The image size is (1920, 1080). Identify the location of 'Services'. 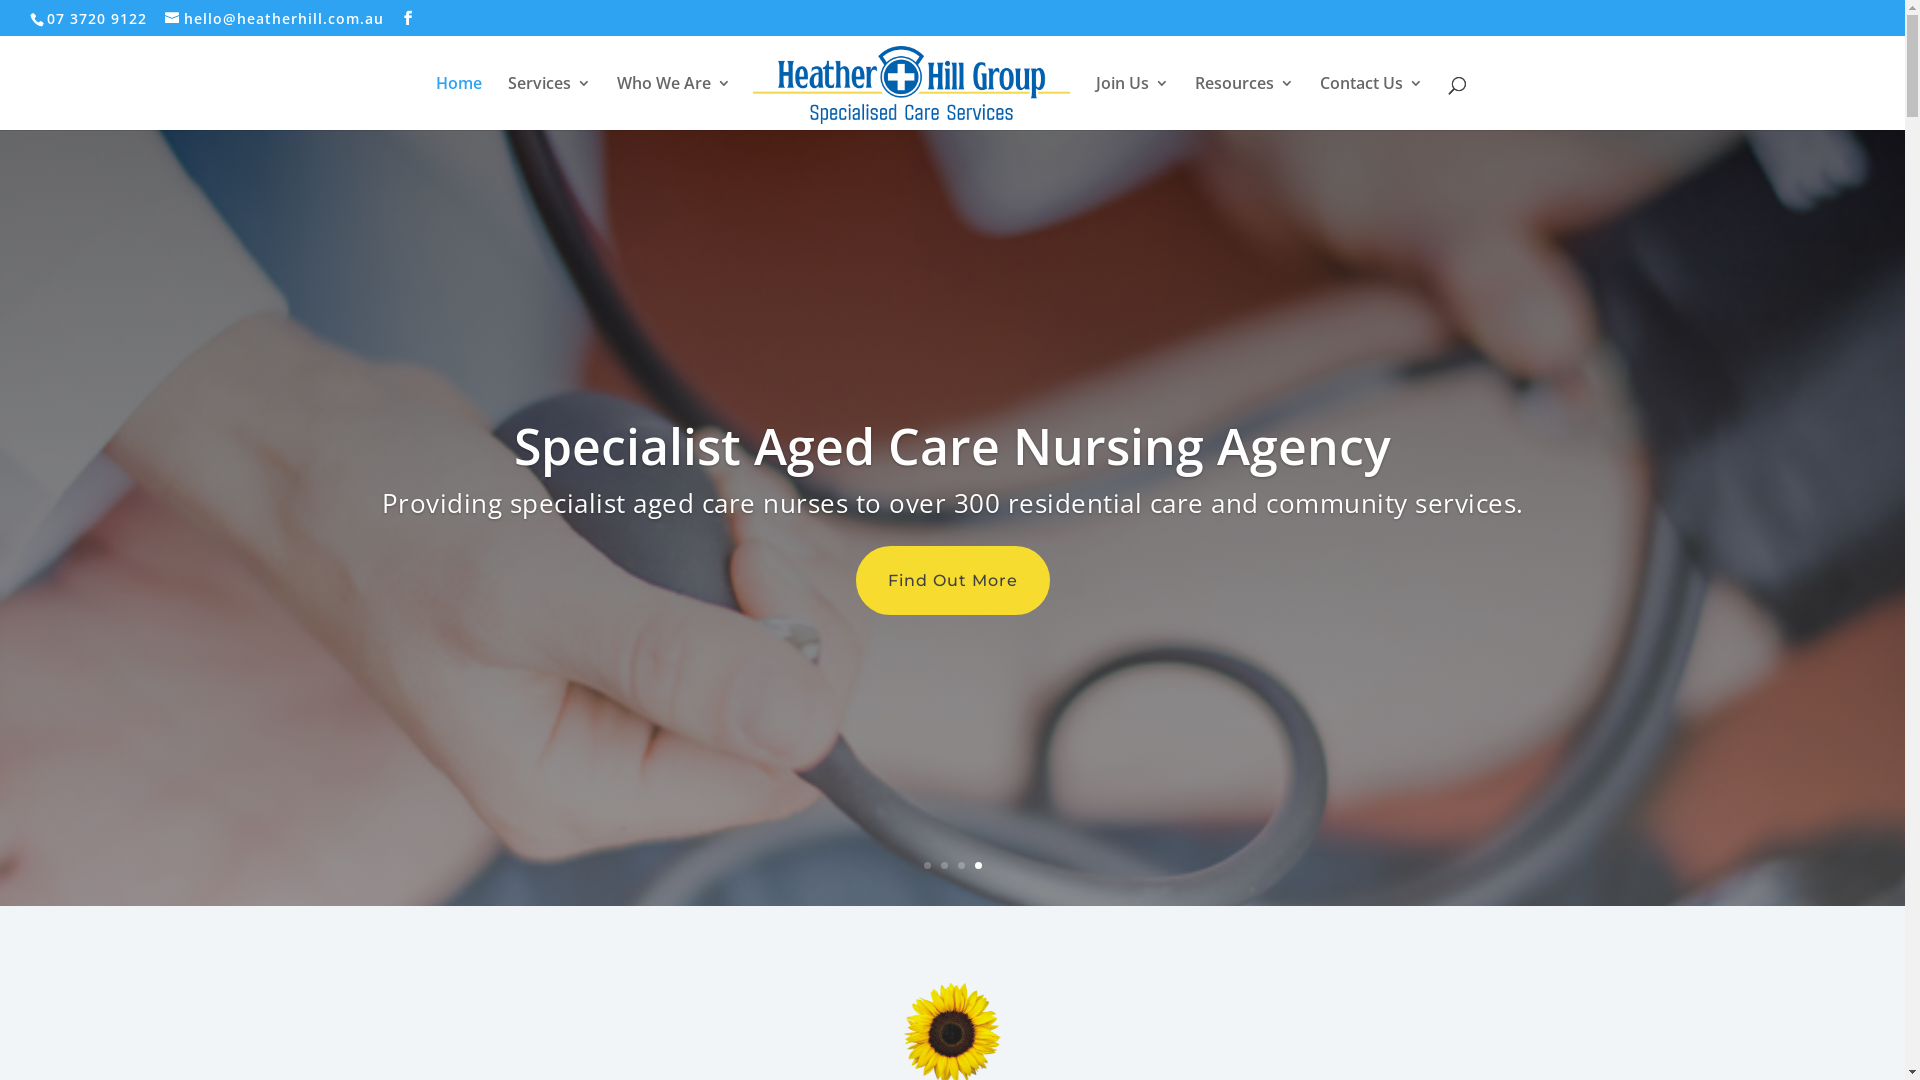
(549, 103).